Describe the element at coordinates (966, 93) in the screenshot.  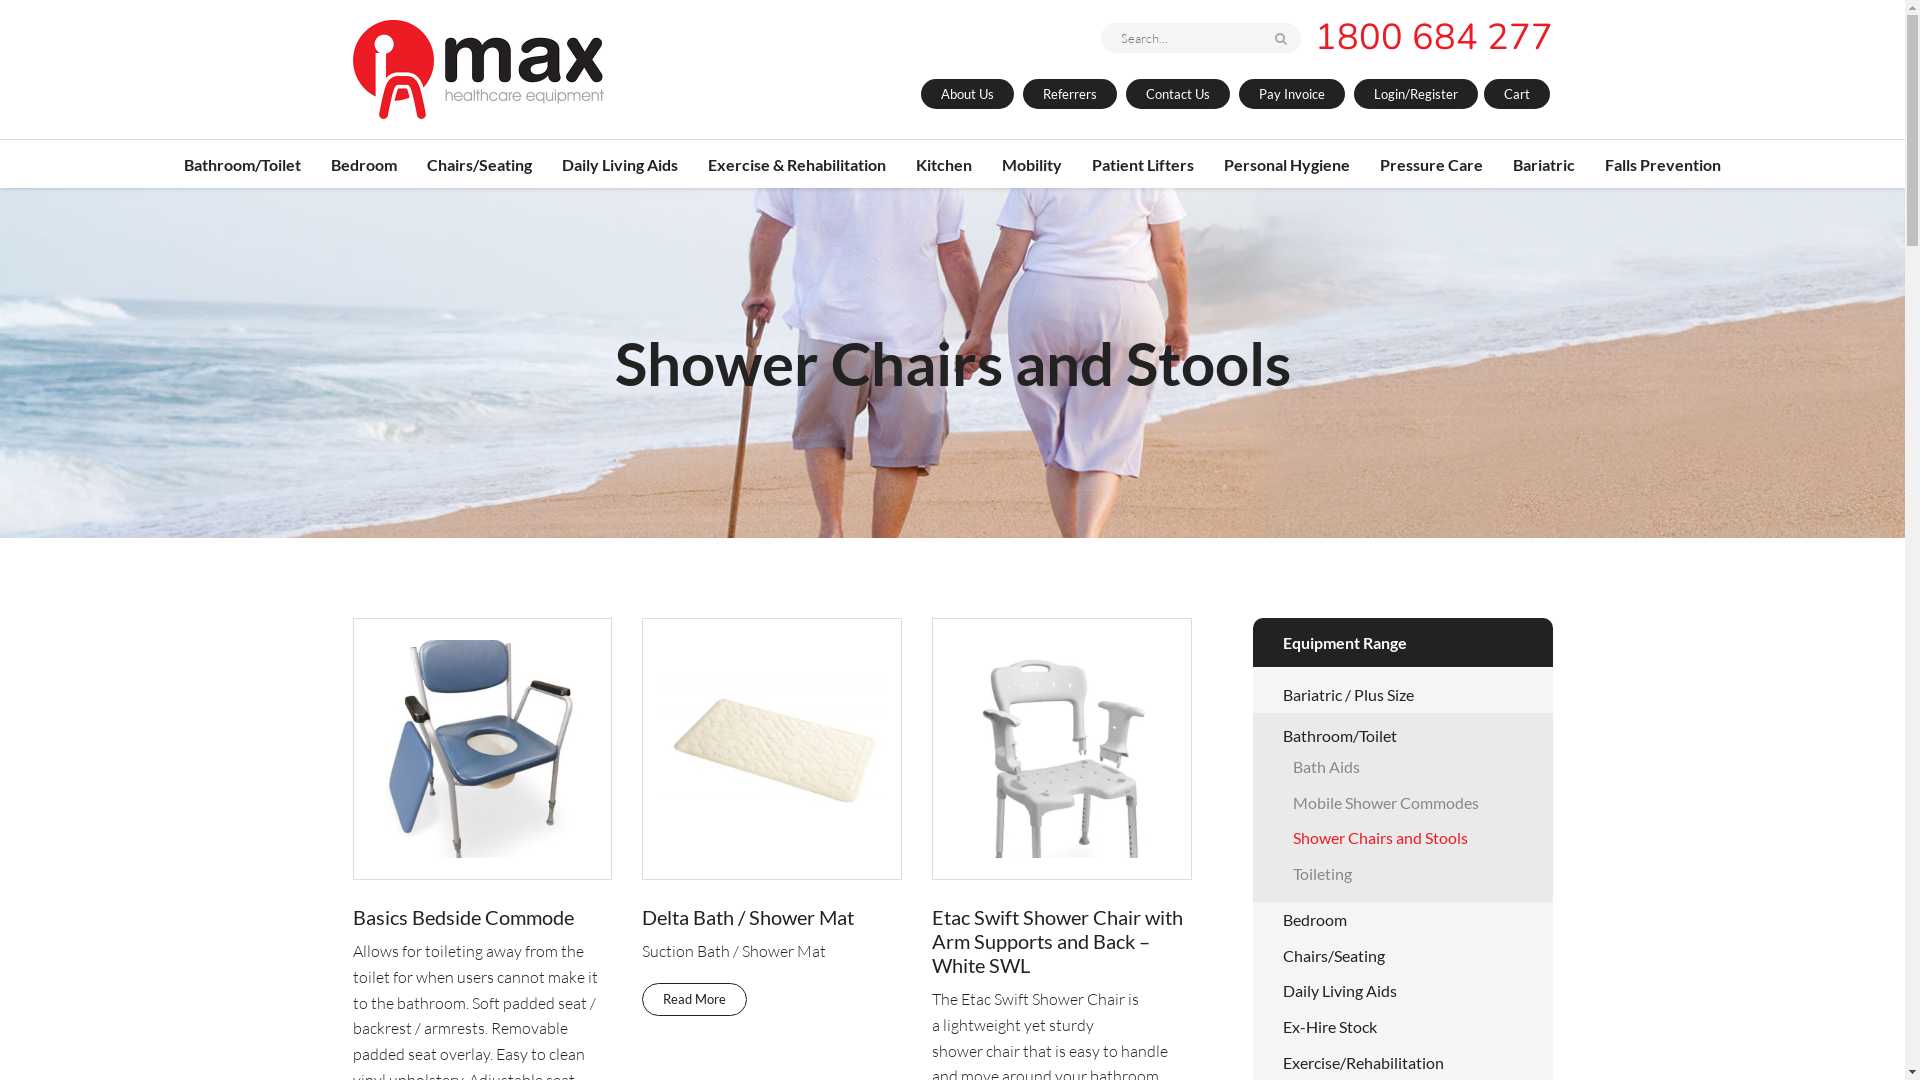
I see `'About Us'` at that location.